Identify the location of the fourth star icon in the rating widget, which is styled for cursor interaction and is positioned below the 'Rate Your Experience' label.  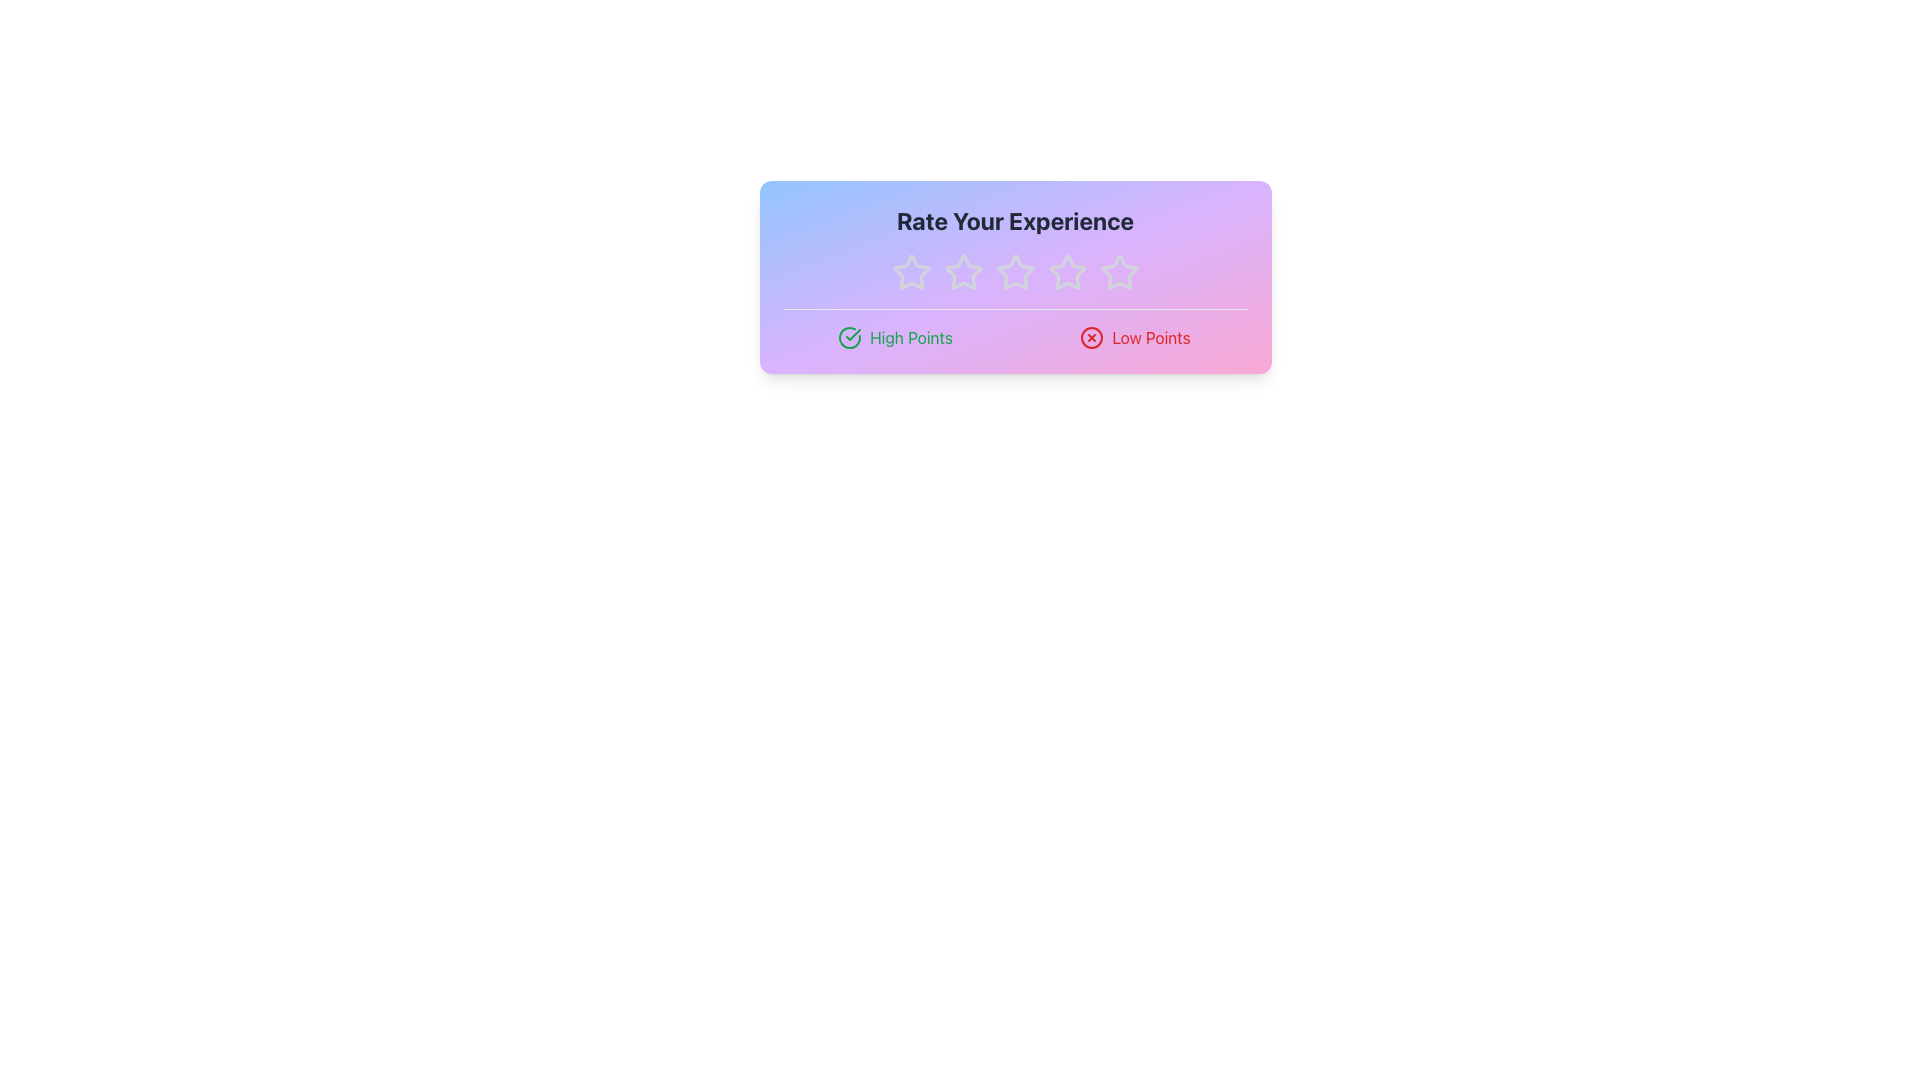
(1066, 273).